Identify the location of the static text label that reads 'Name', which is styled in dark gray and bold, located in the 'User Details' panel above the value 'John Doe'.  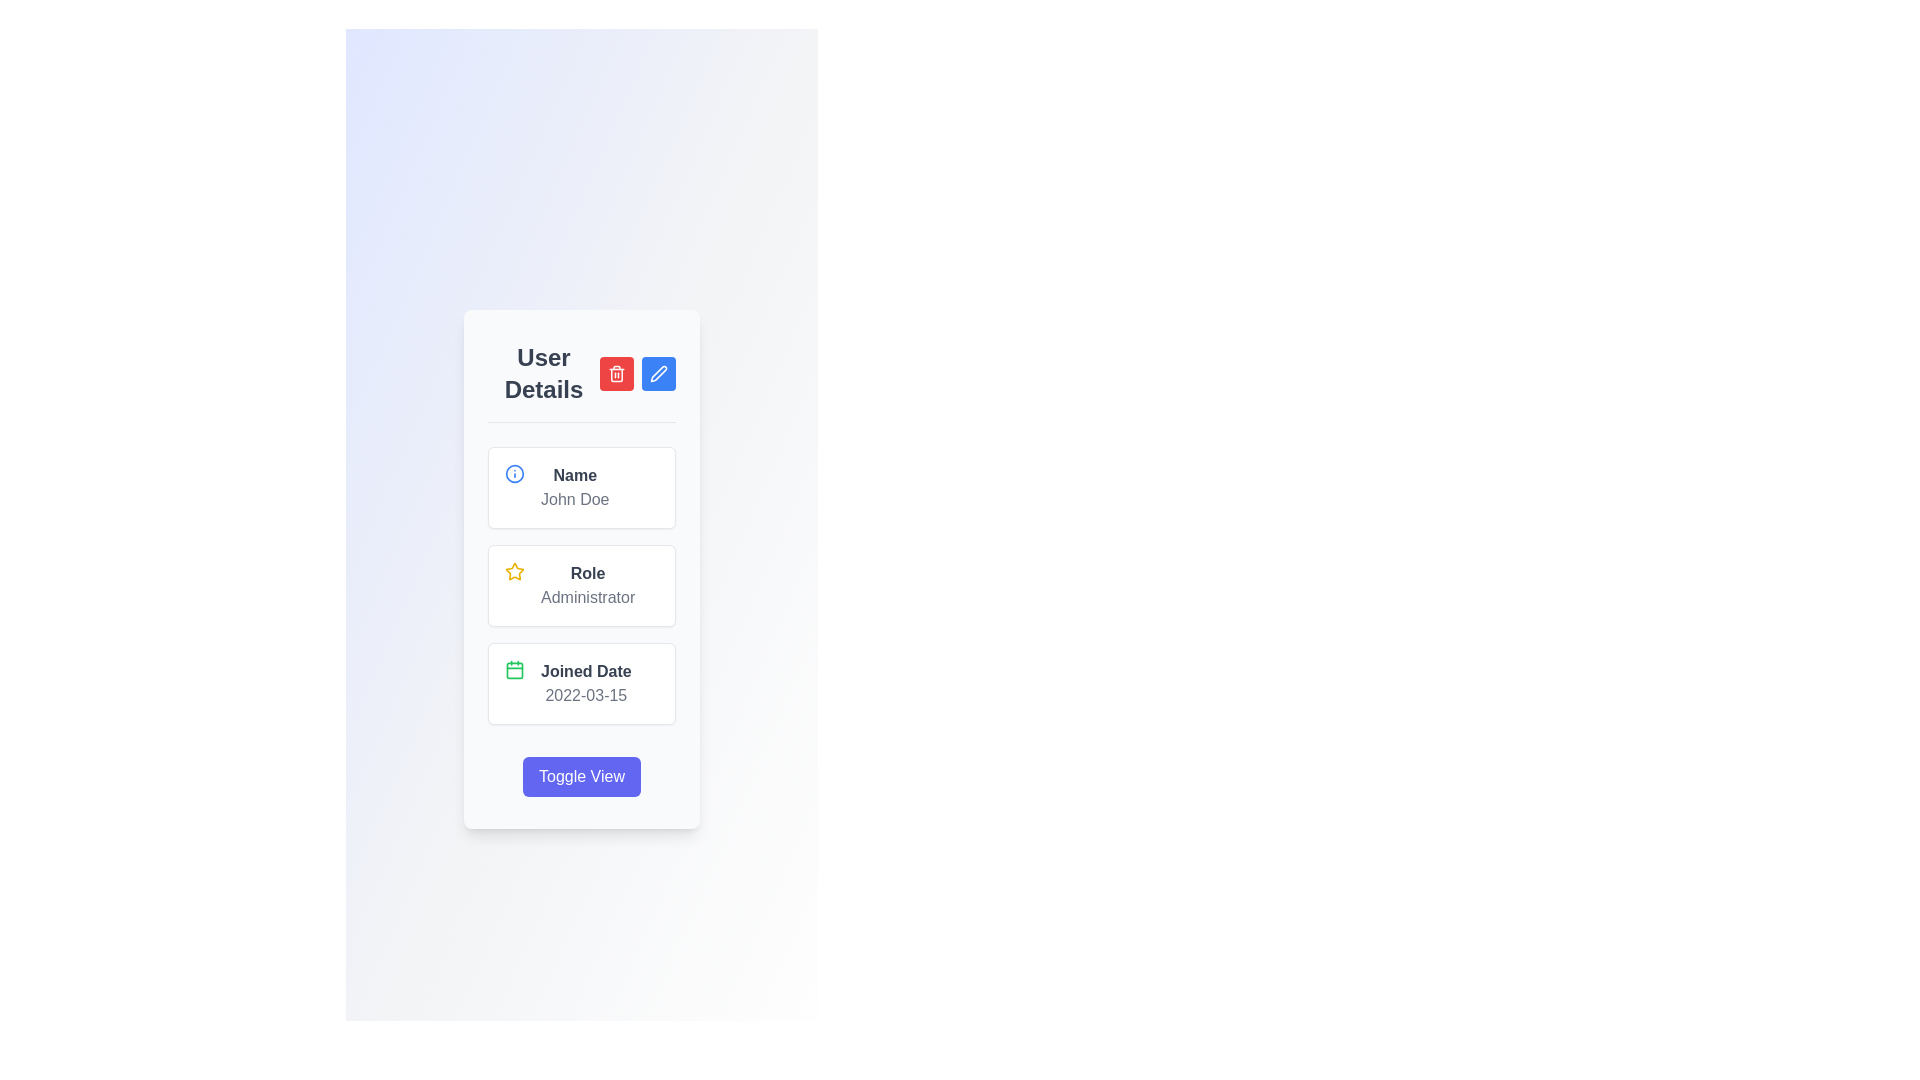
(574, 475).